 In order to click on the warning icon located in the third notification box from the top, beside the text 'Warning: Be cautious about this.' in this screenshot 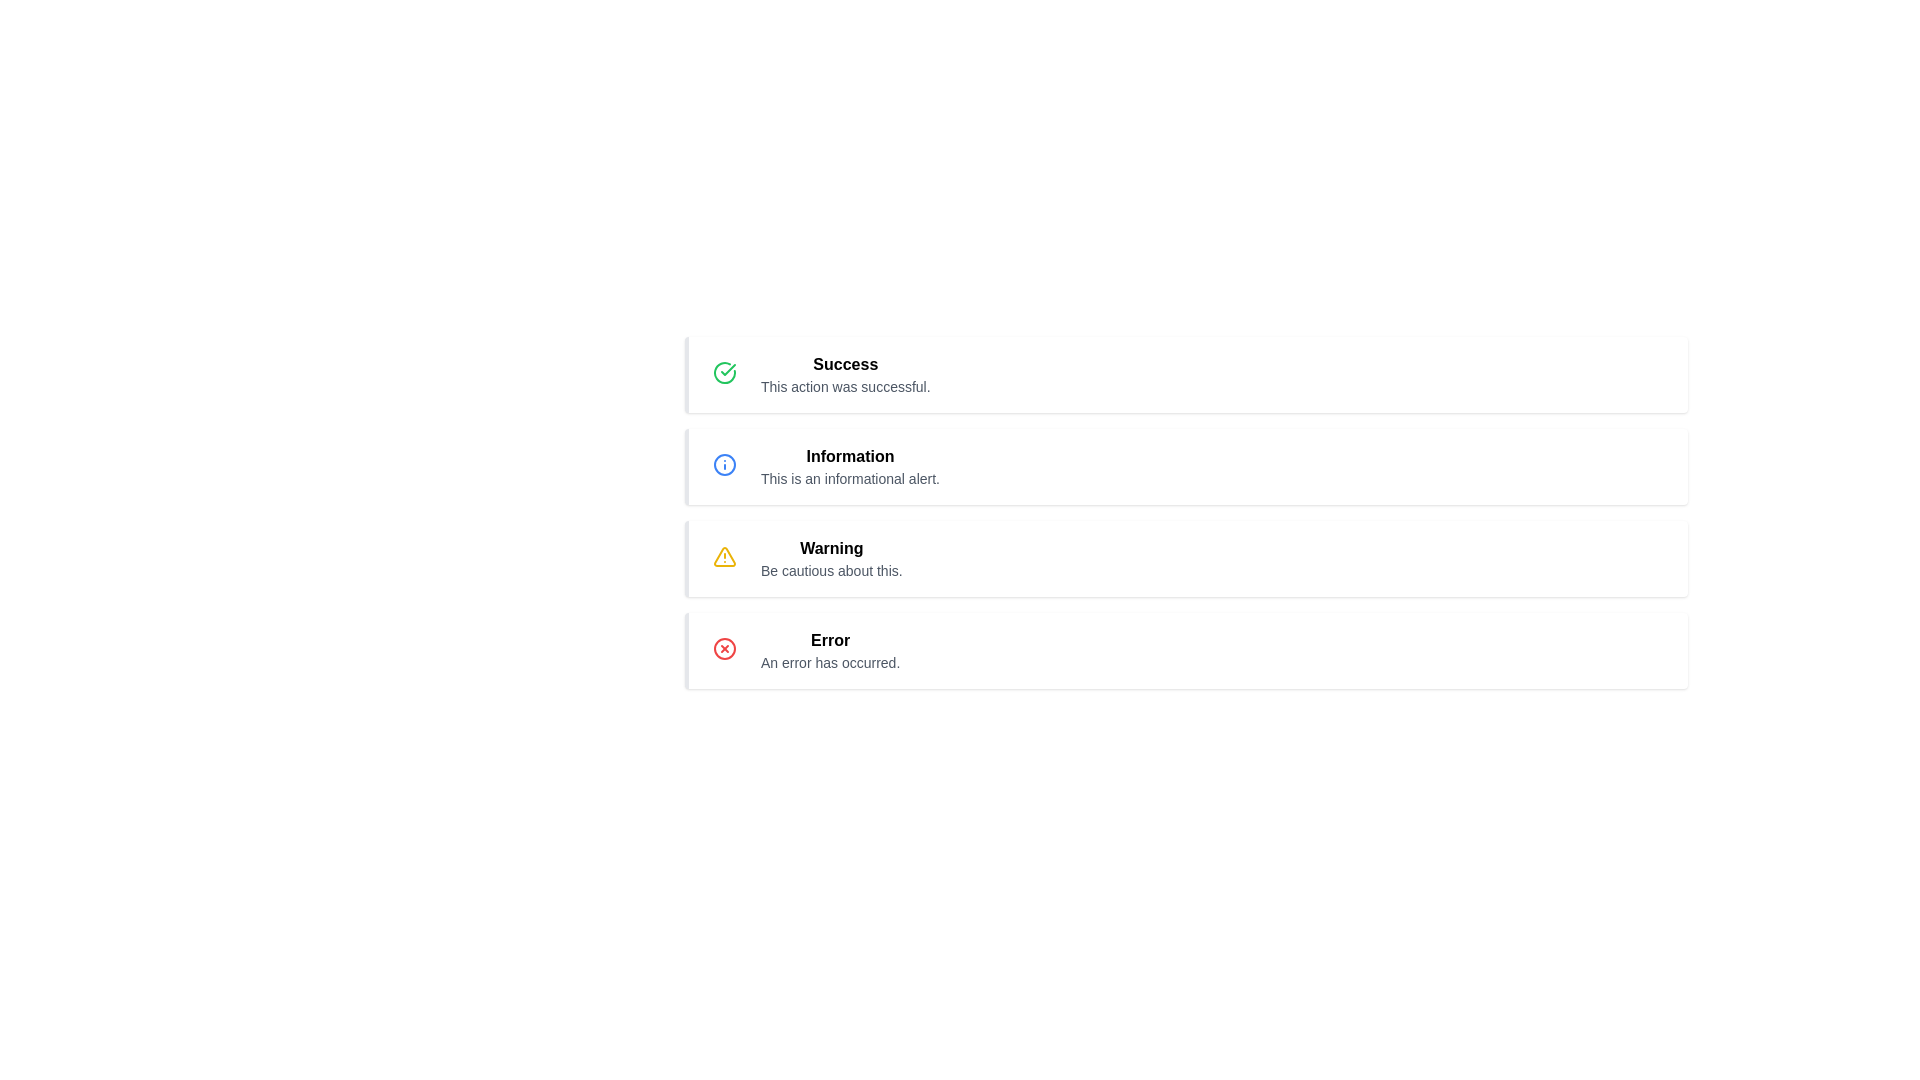, I will do `click(723, 556)`.